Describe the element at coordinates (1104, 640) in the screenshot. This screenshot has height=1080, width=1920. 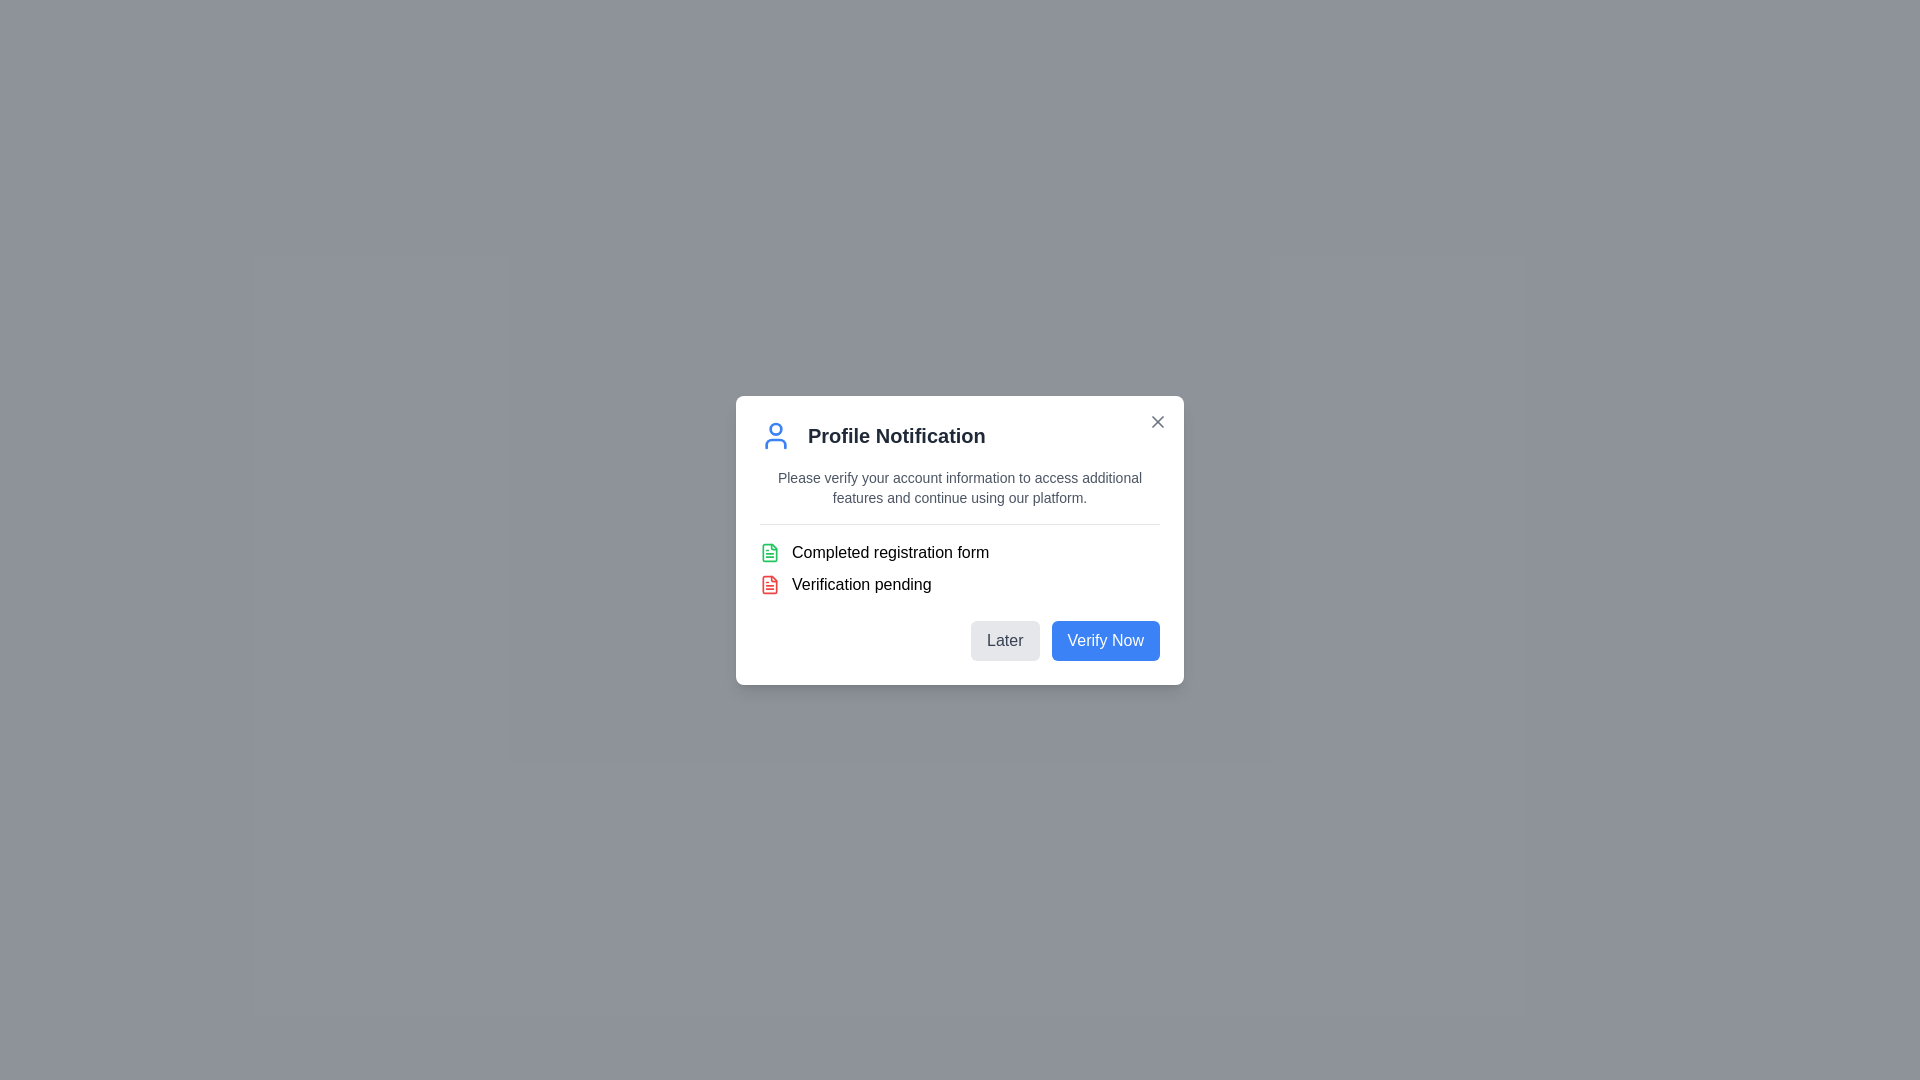
I see `the prominent blue 'Verify Now' button located in the lower-right corner of the modal dialog box` at that location.